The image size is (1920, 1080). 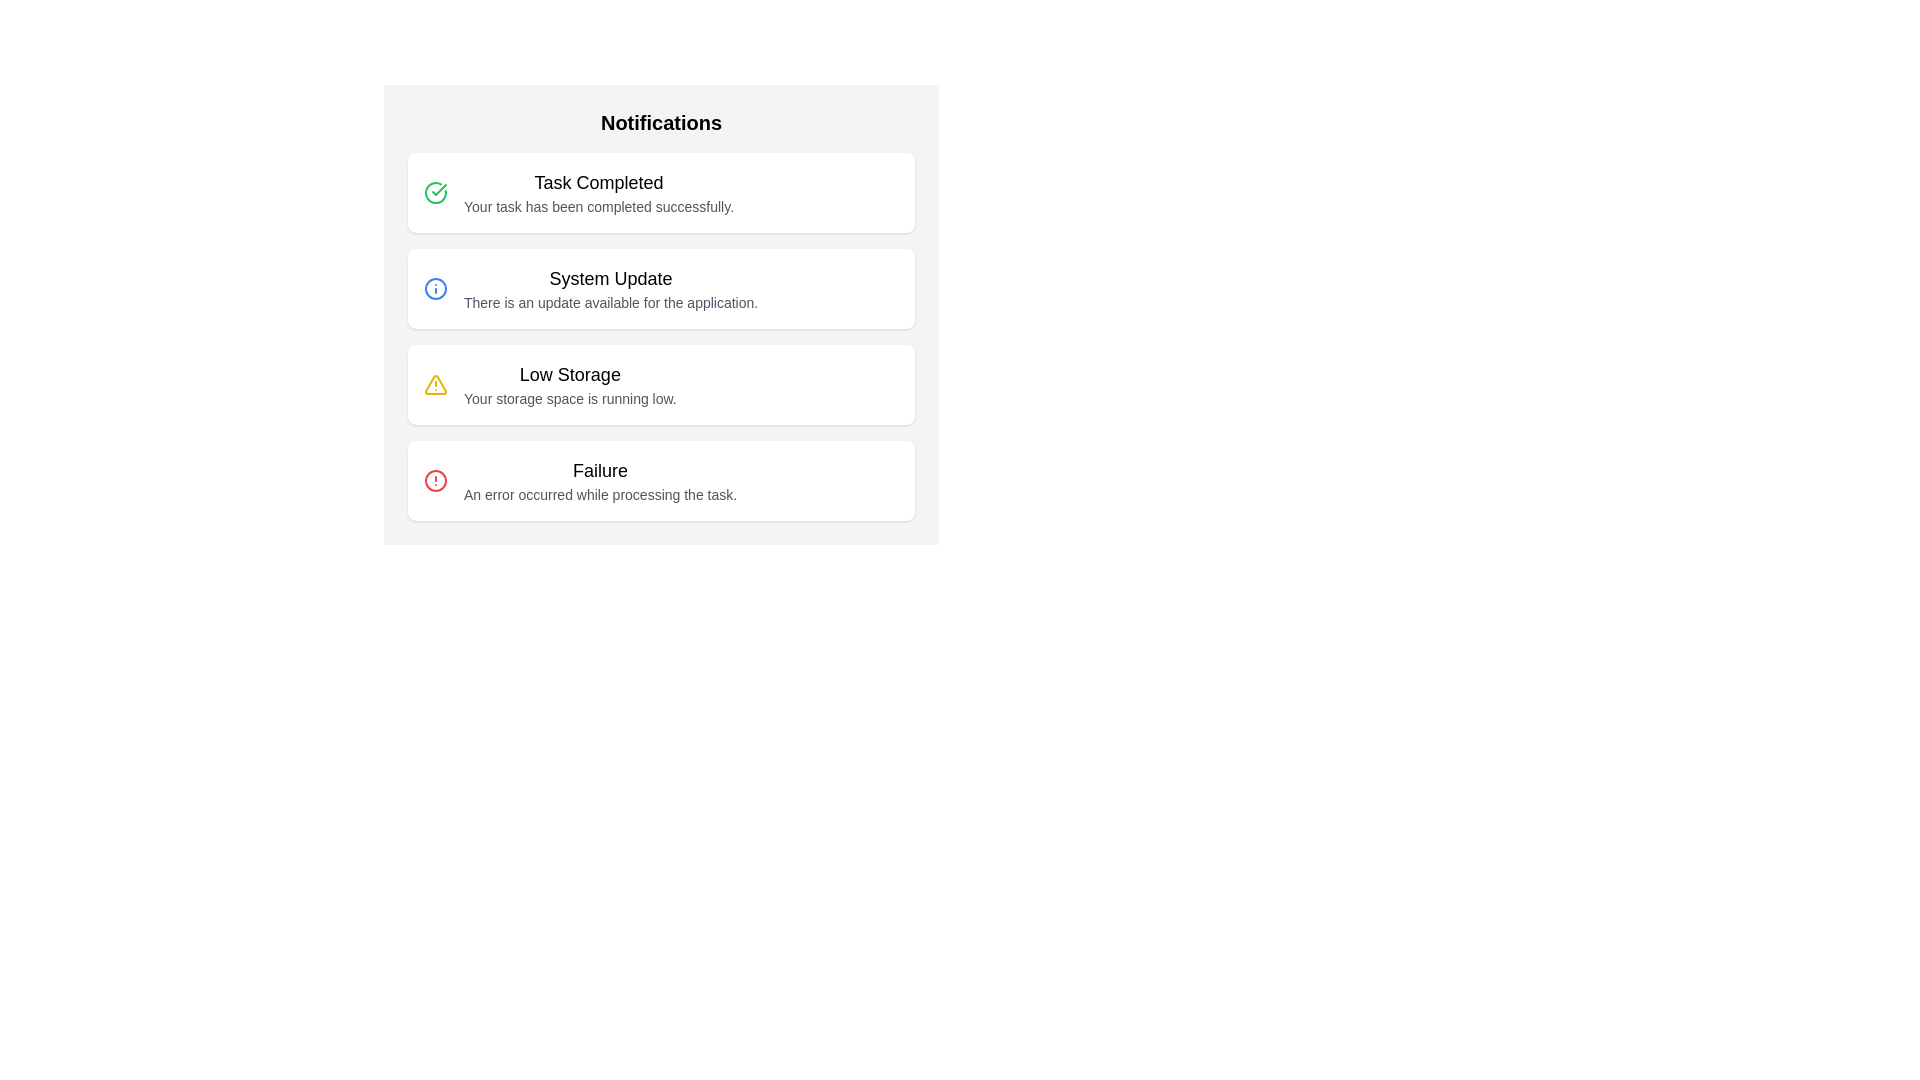 What do you see at coordinates (599, 494) in the screenshot?
I see `the text styled in a small font and gray color that says 'An error occurred while processing the task.' This text is located below the sibling text 'Failure' within the notification panel` at bounding box center [599, 494].